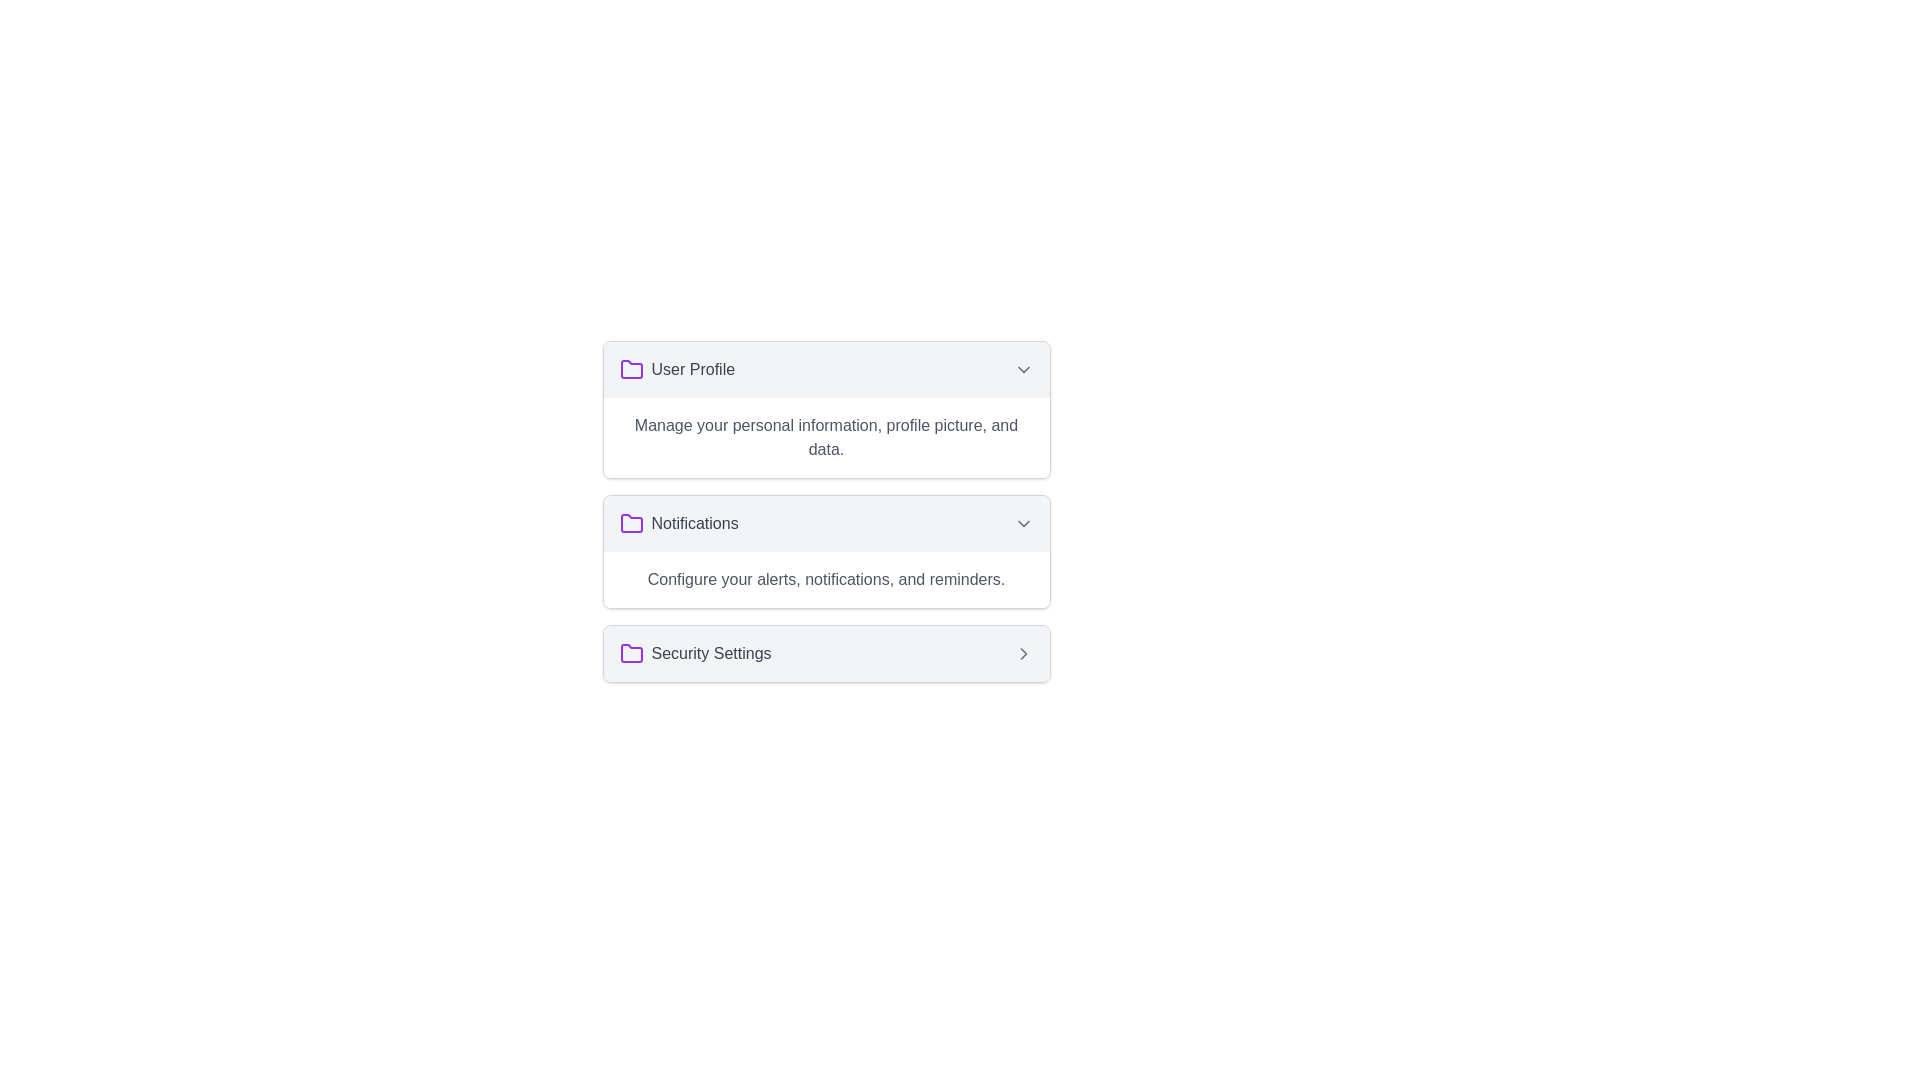 The height and width of the screenshot is (1080, 1920). What do you see at coordinates (826, 654) in the screenshot?
I see `the 'Security Settings' button` at bounding box center [826, 654].